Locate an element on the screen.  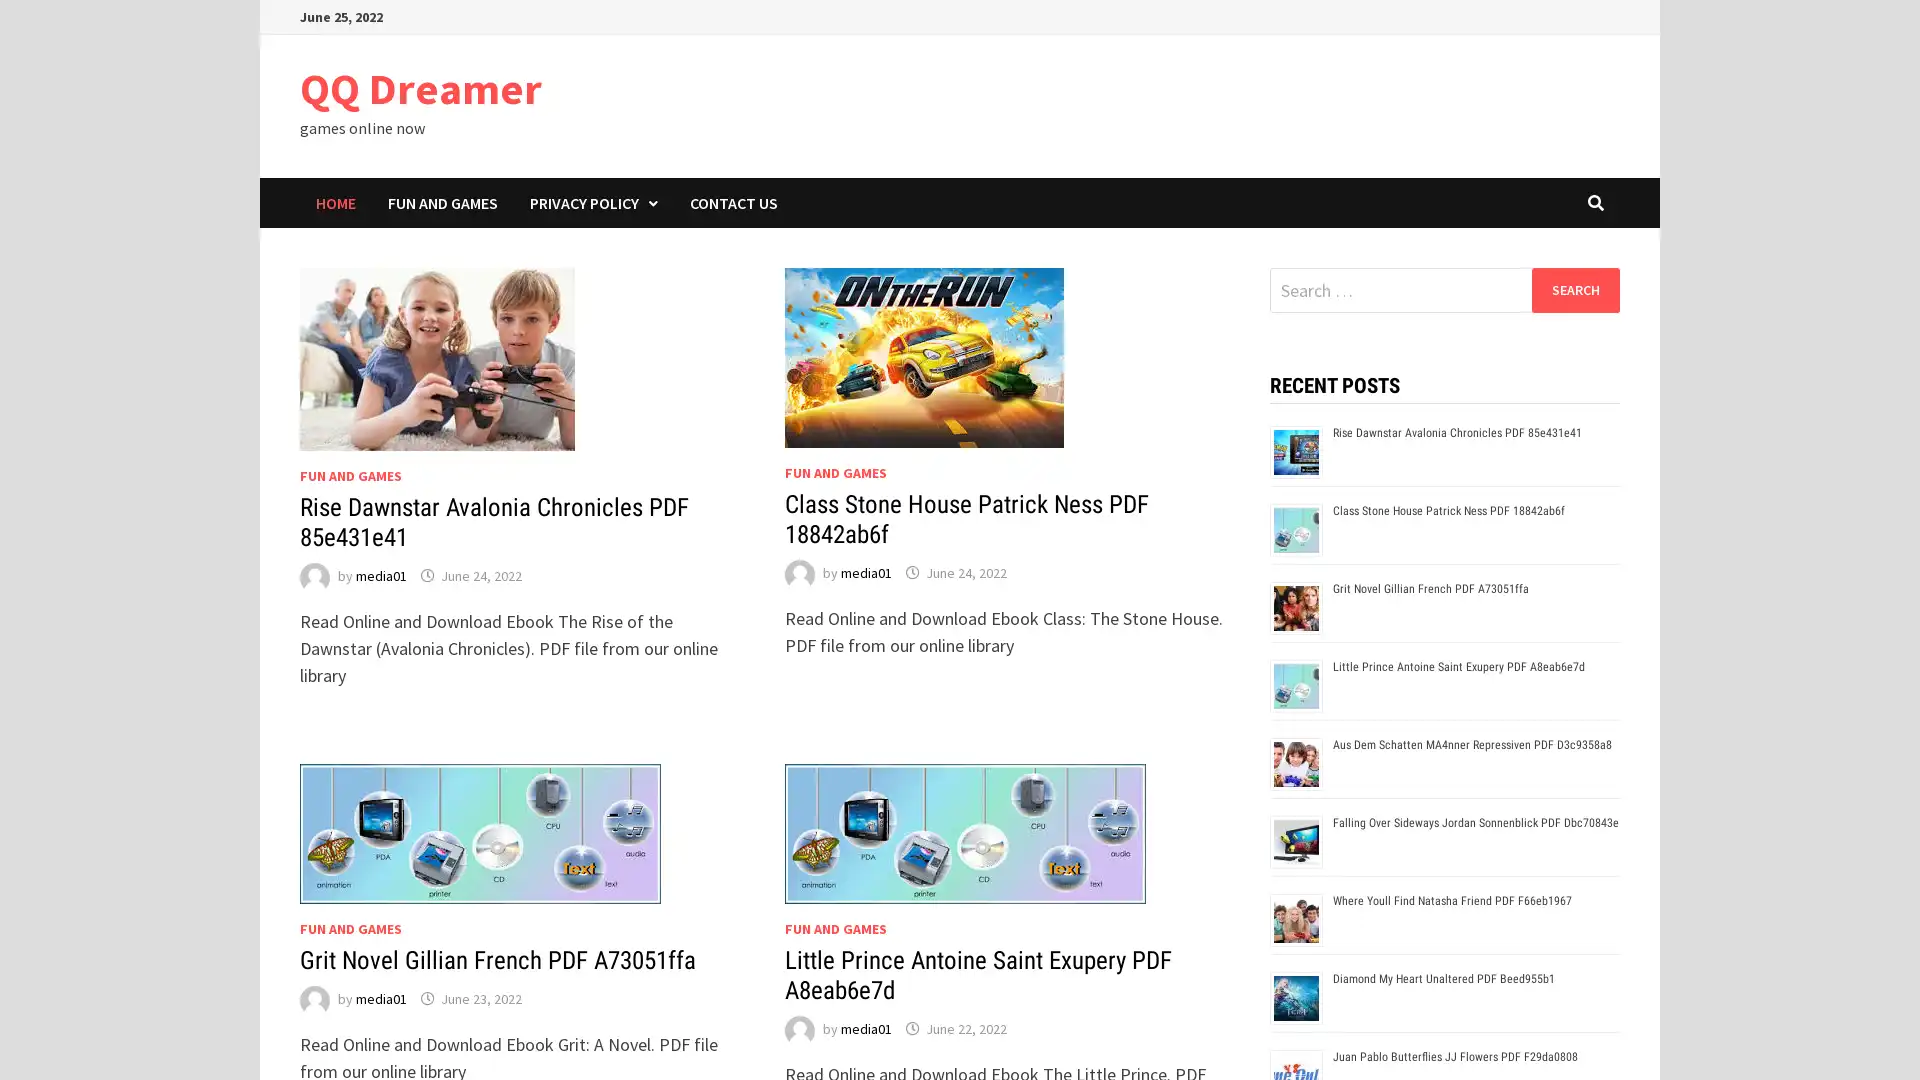
Search is located at coordinates (1574, 289).